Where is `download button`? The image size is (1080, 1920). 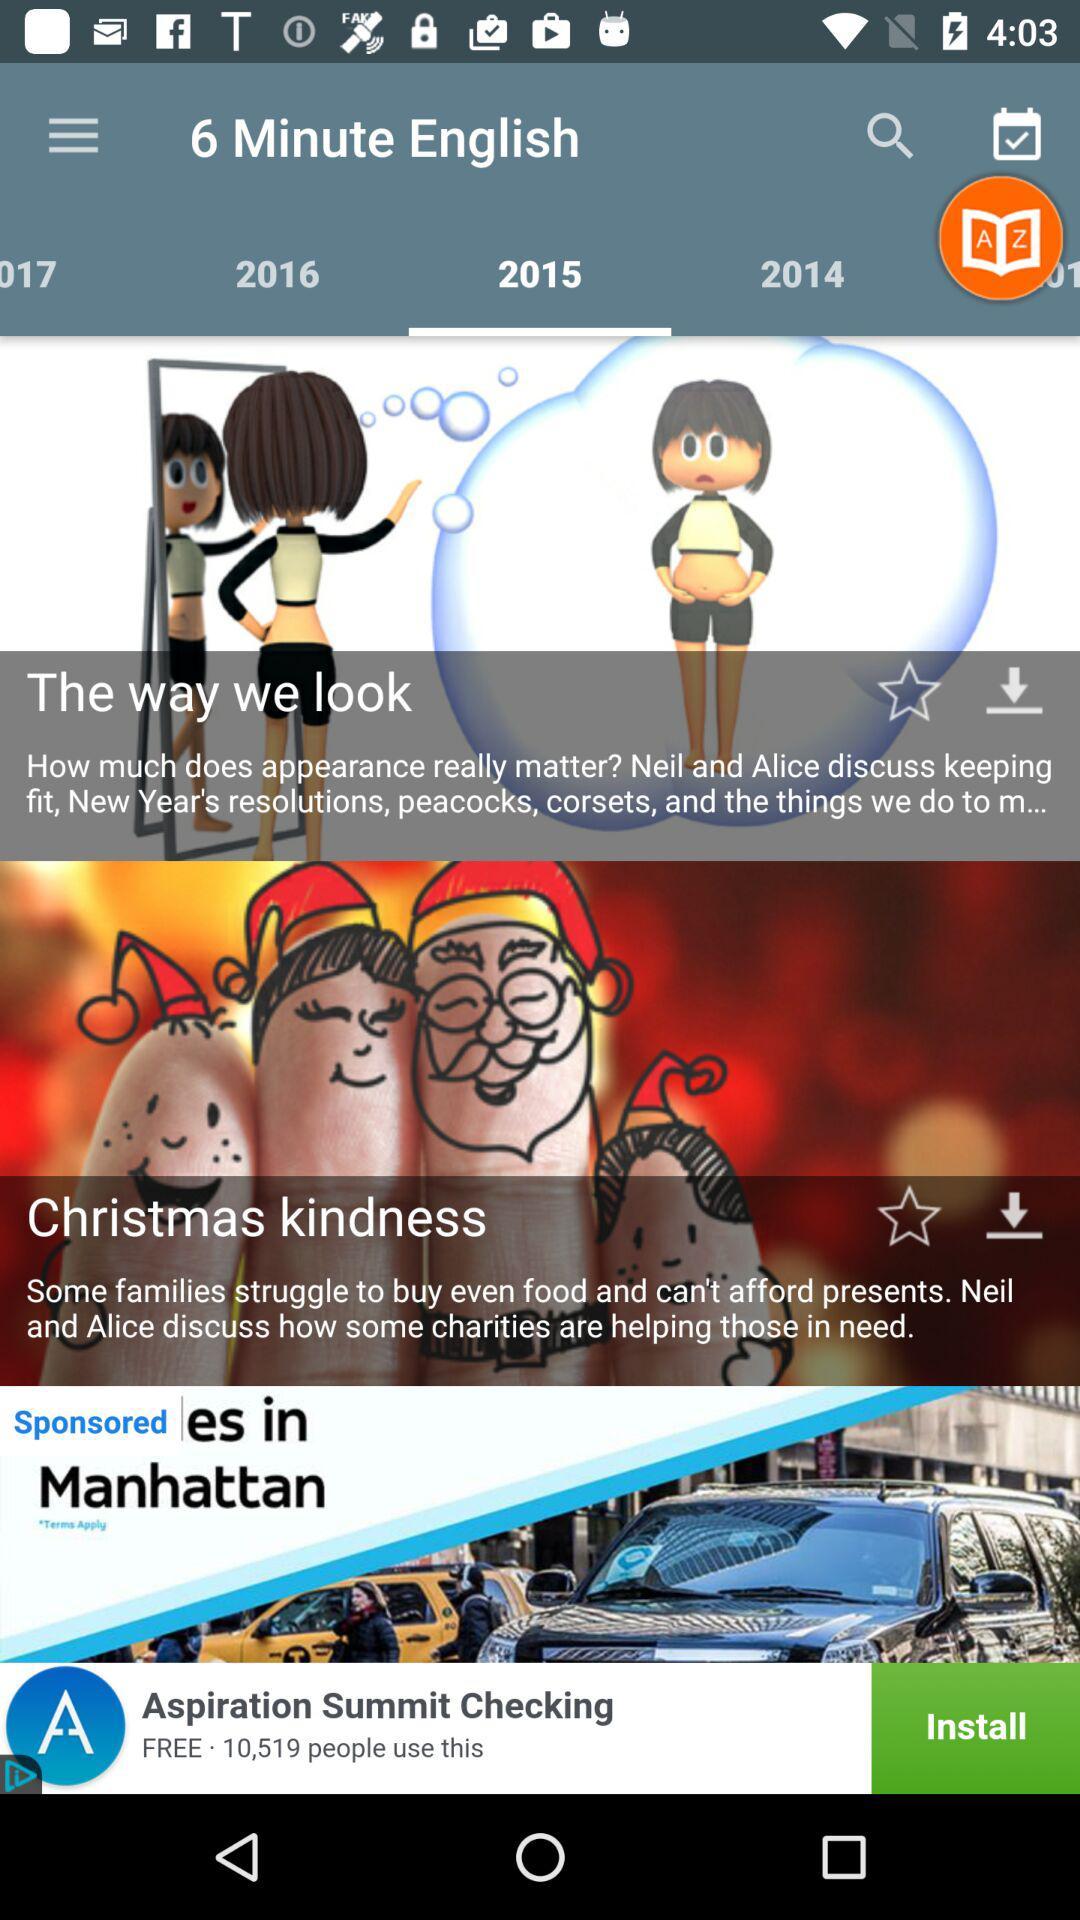
download button is located at coordinates (1014, 690).